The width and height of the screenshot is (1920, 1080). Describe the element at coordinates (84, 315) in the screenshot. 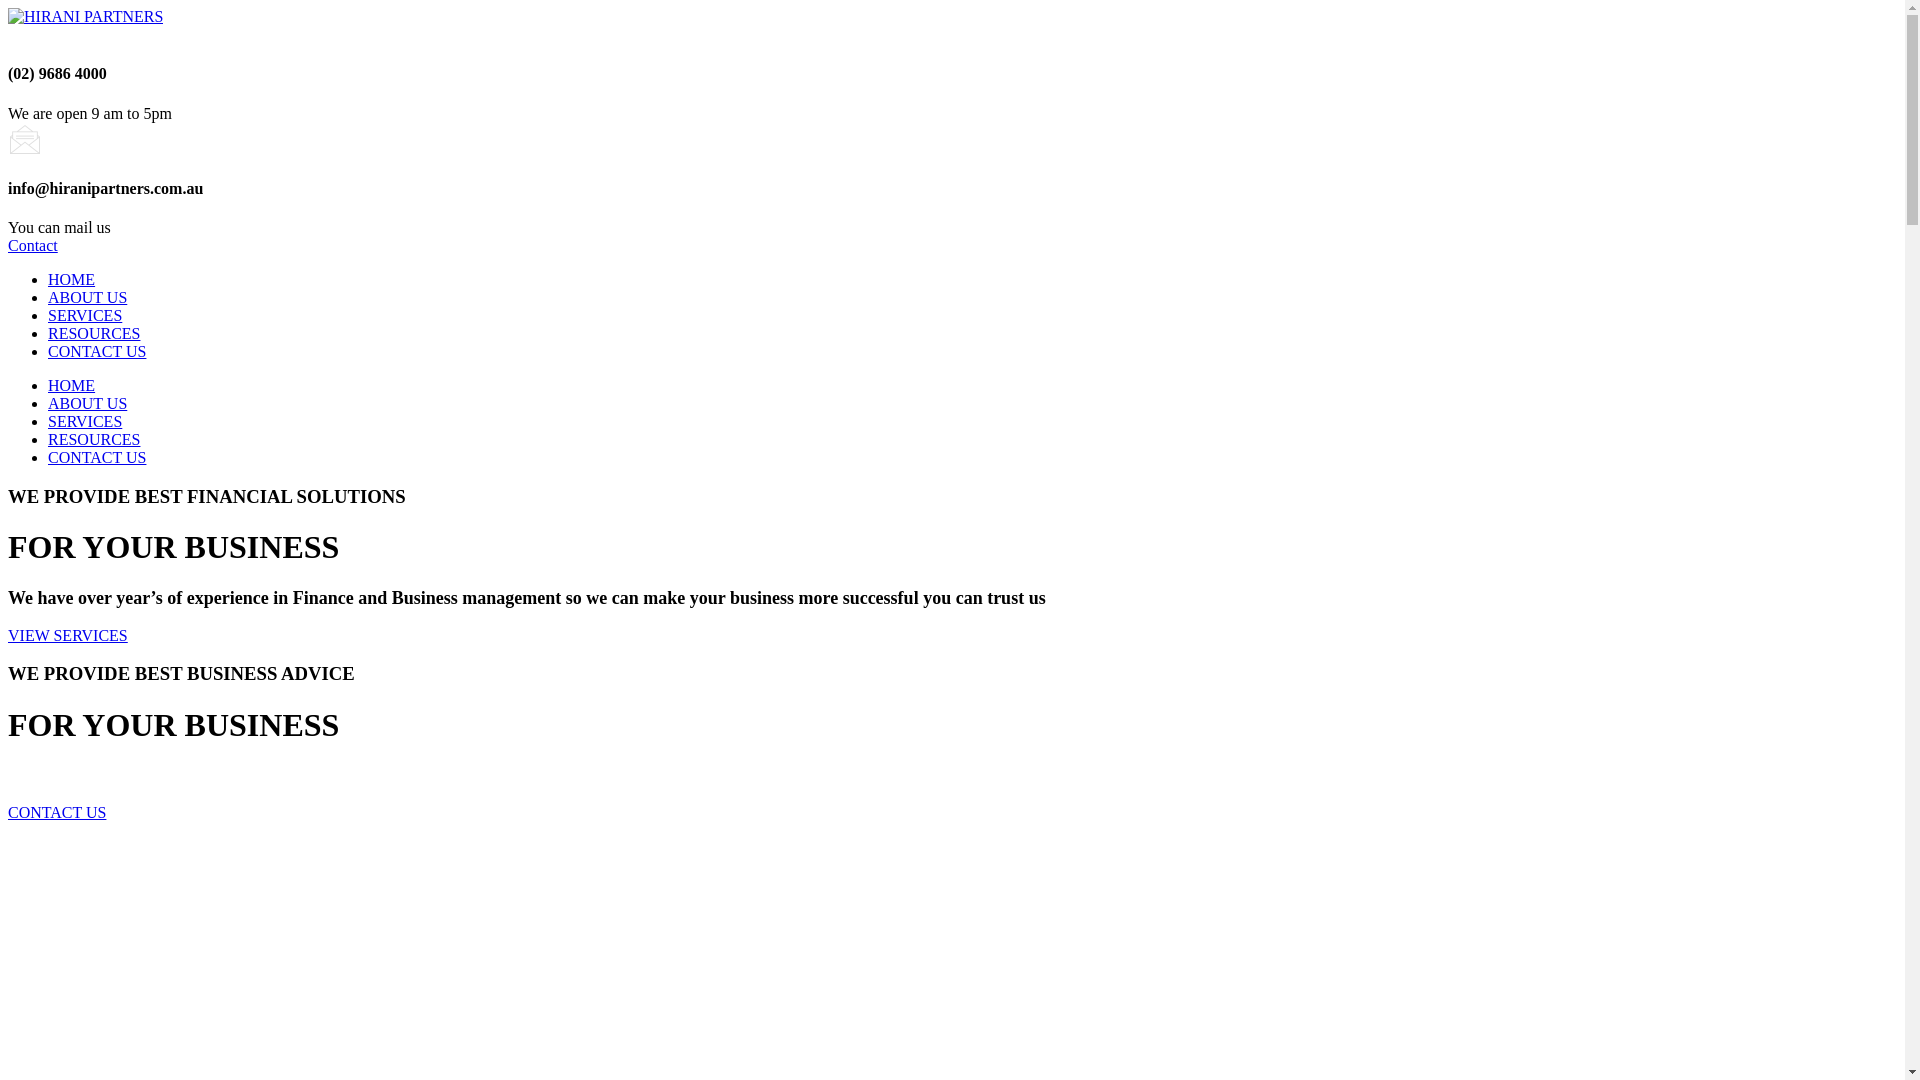

I see `'SERVICES'` at that location.